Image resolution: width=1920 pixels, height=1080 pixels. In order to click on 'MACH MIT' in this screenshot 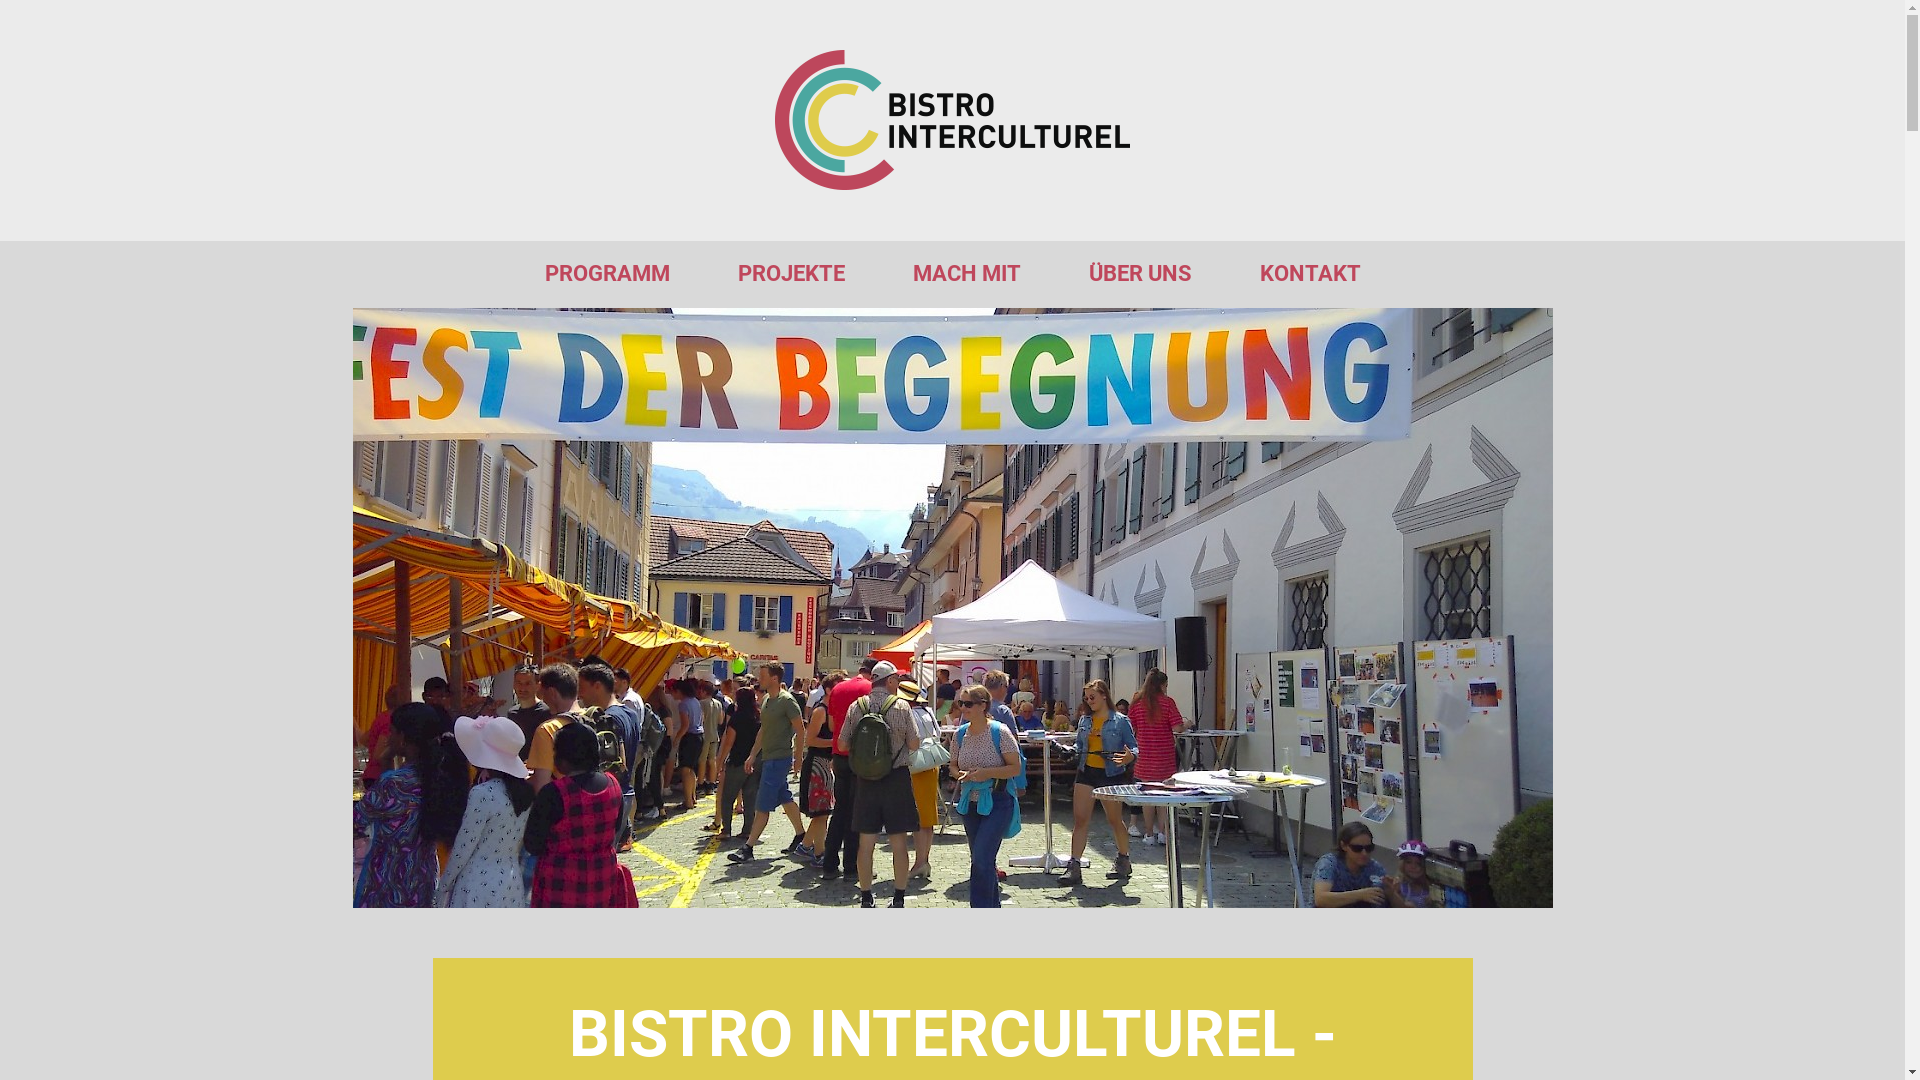, I will do `click(965, 274)`.